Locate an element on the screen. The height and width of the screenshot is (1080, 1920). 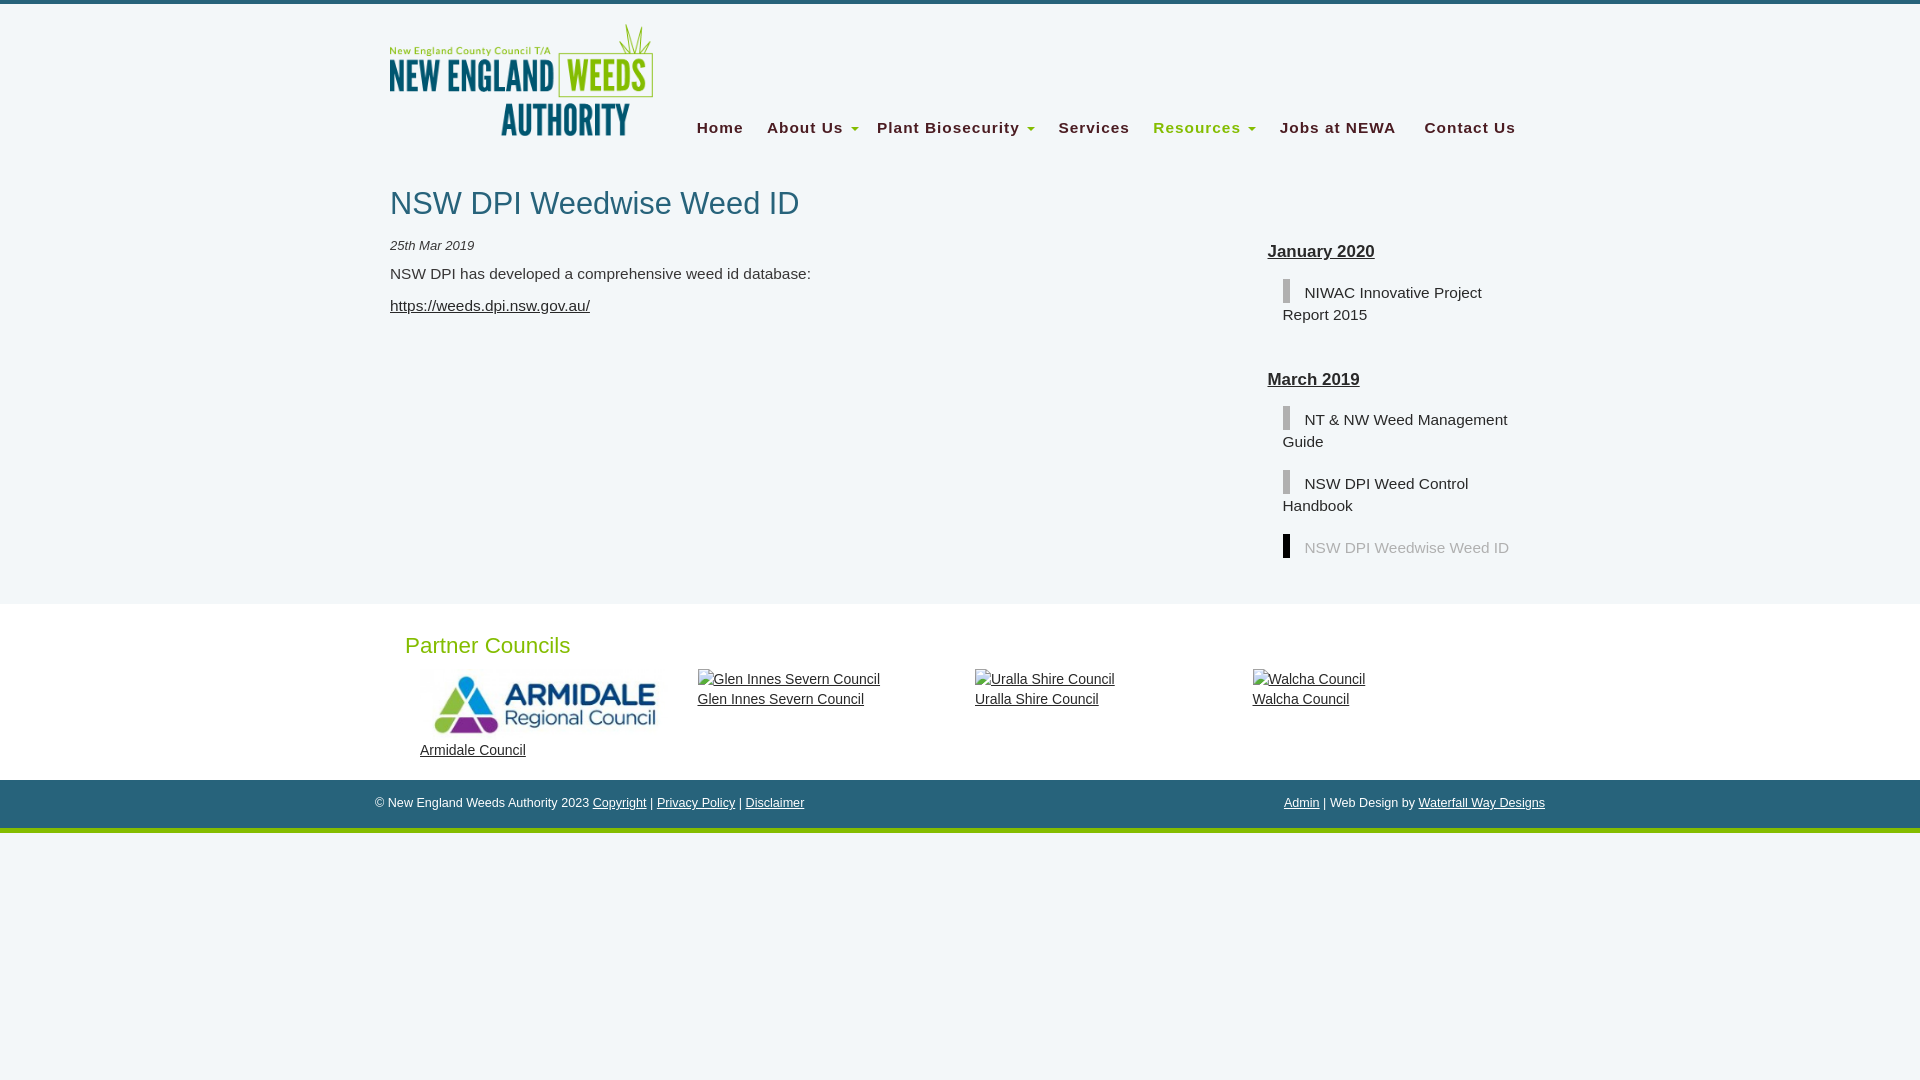
'Disclaimer' is located at coordinates (774, 801).